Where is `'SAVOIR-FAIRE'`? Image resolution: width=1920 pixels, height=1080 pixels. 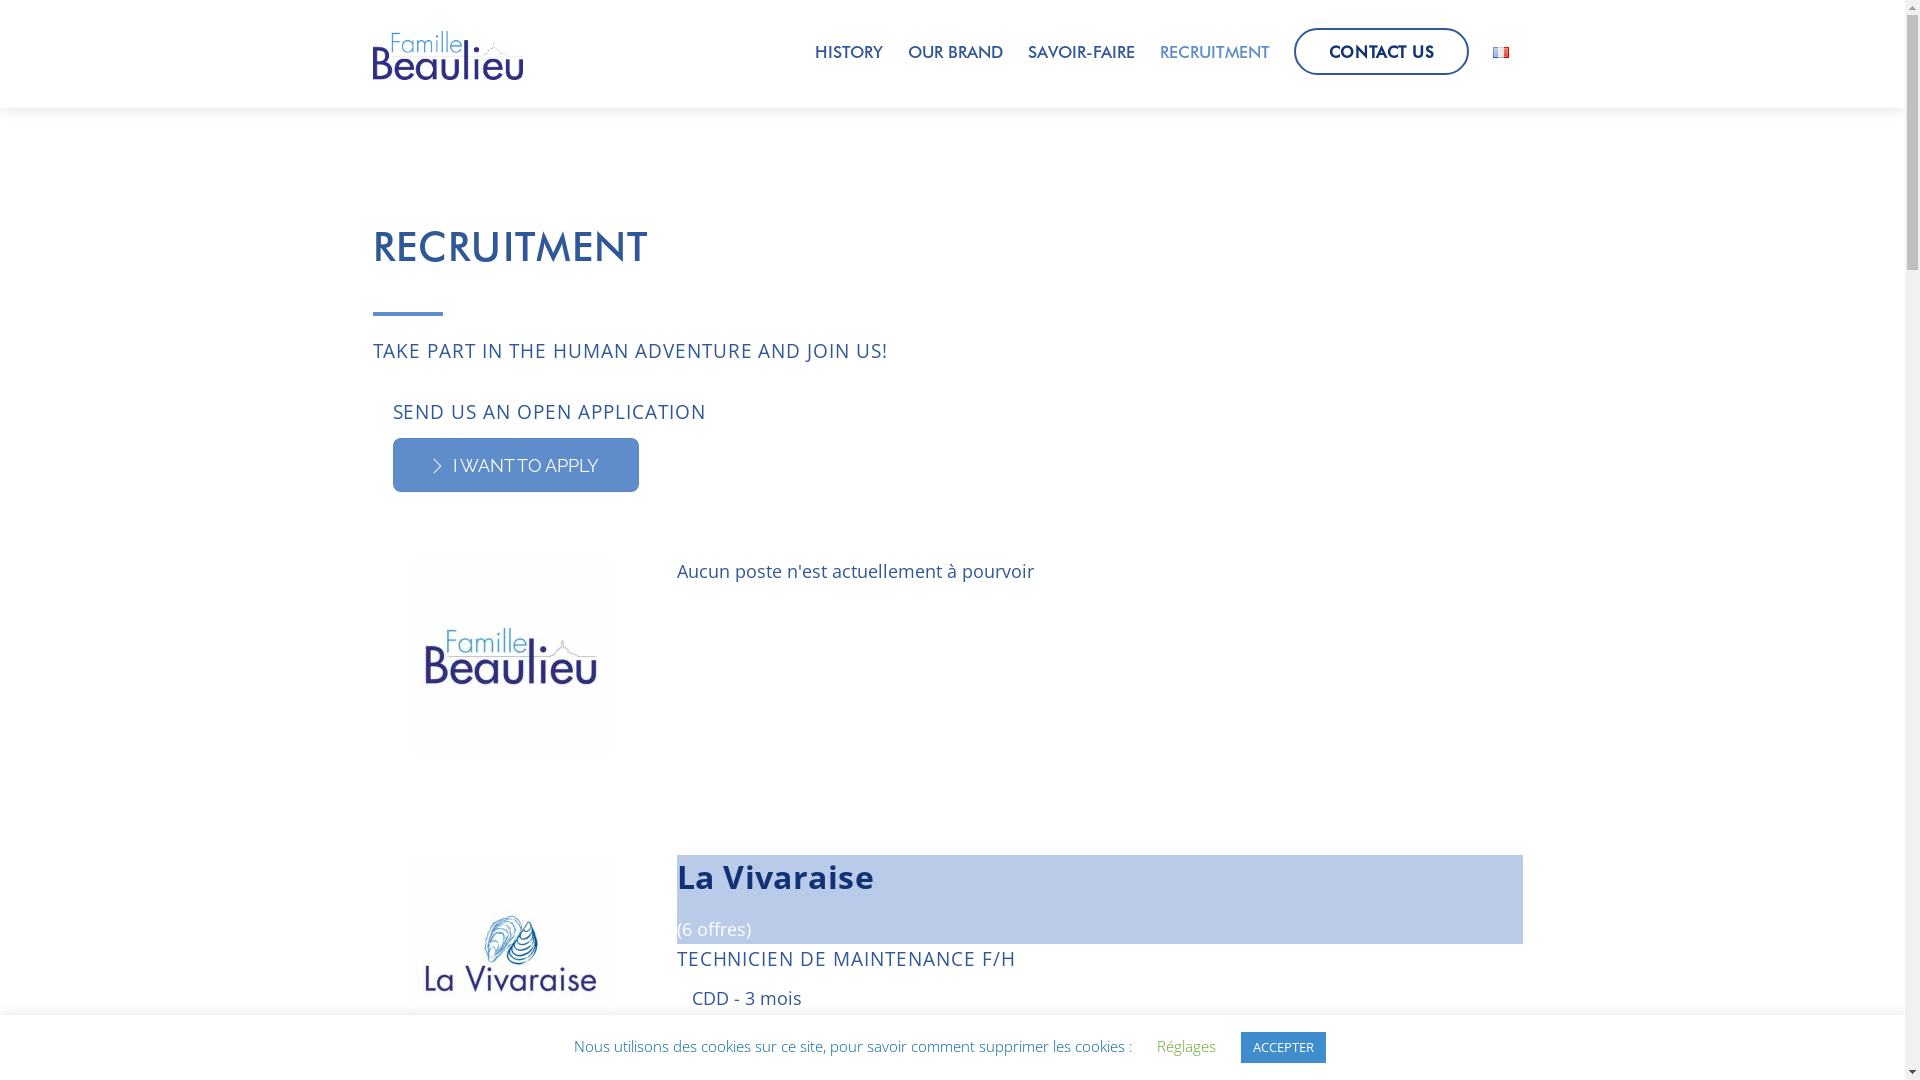 'SAVOIR-FAIRE' is located at coordinates (1080, 51).